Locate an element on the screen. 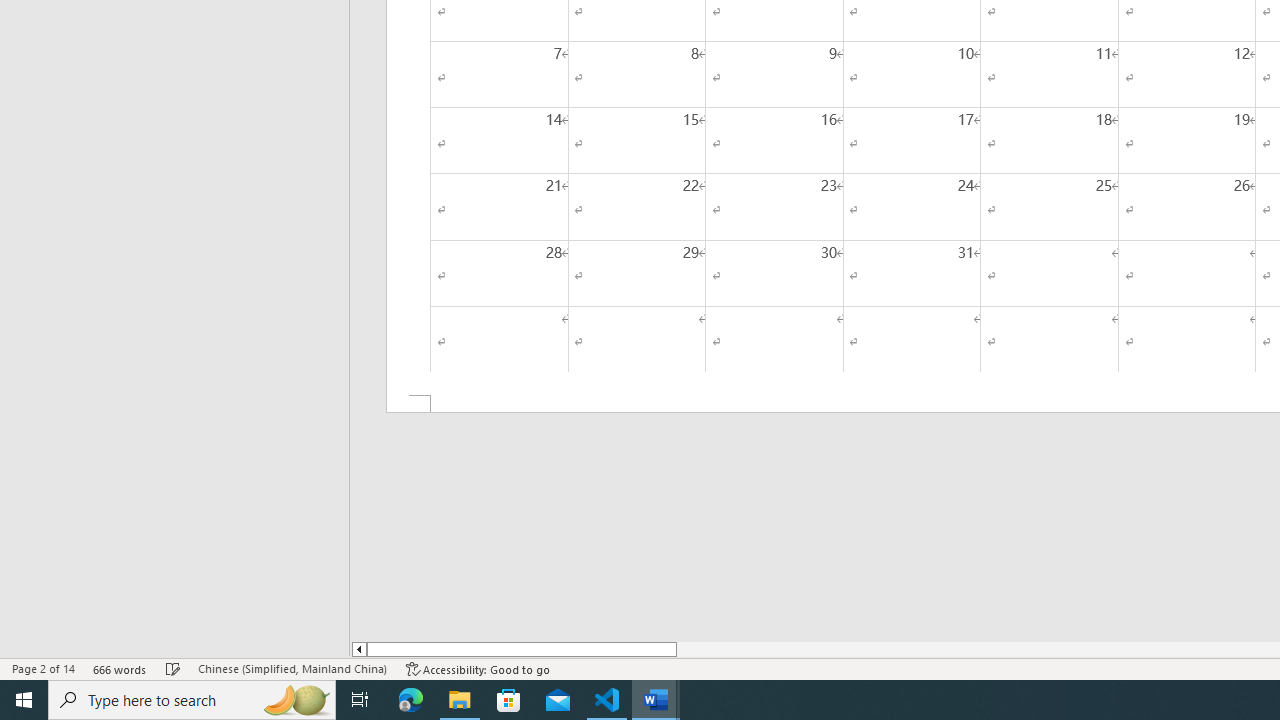 This screenshot has width=1280, height=720. 'Page Number Page 2 of 14' is located at coordinates (43, 669).